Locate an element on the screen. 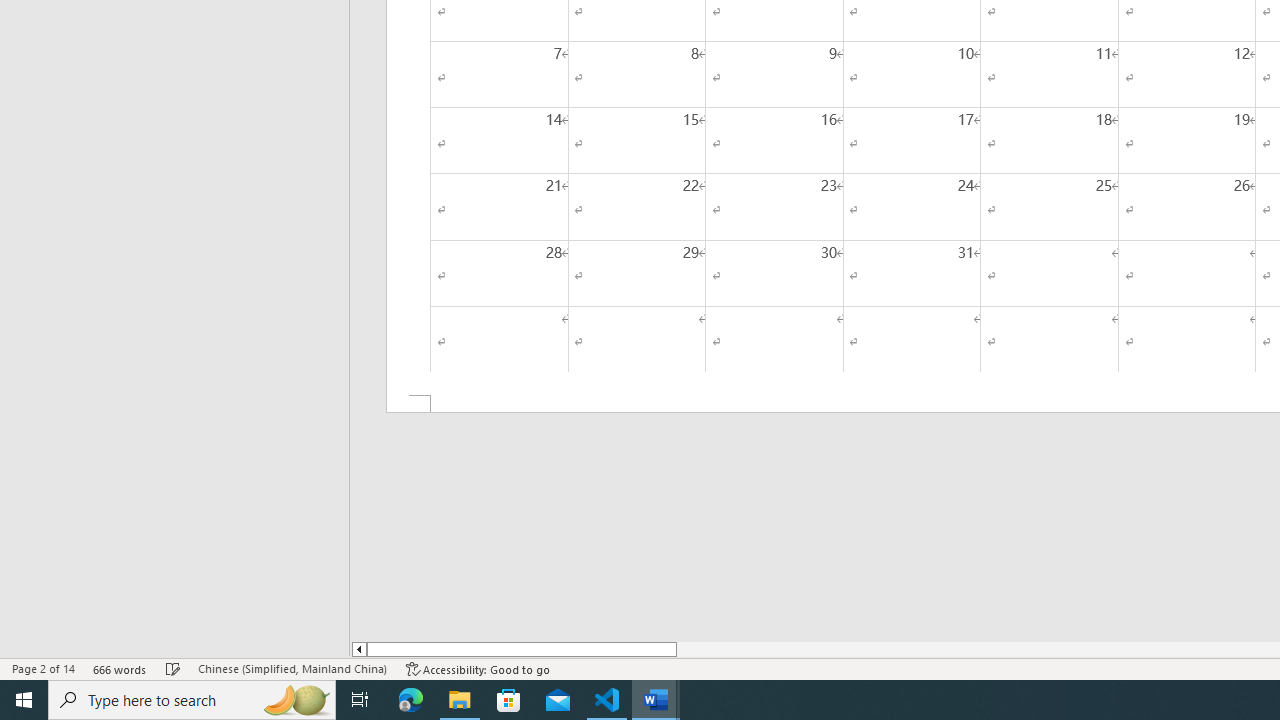 This screenshot has width=1280, height=720. 'Page Number Page 2 of 14' is located at coordinates (43, 669).